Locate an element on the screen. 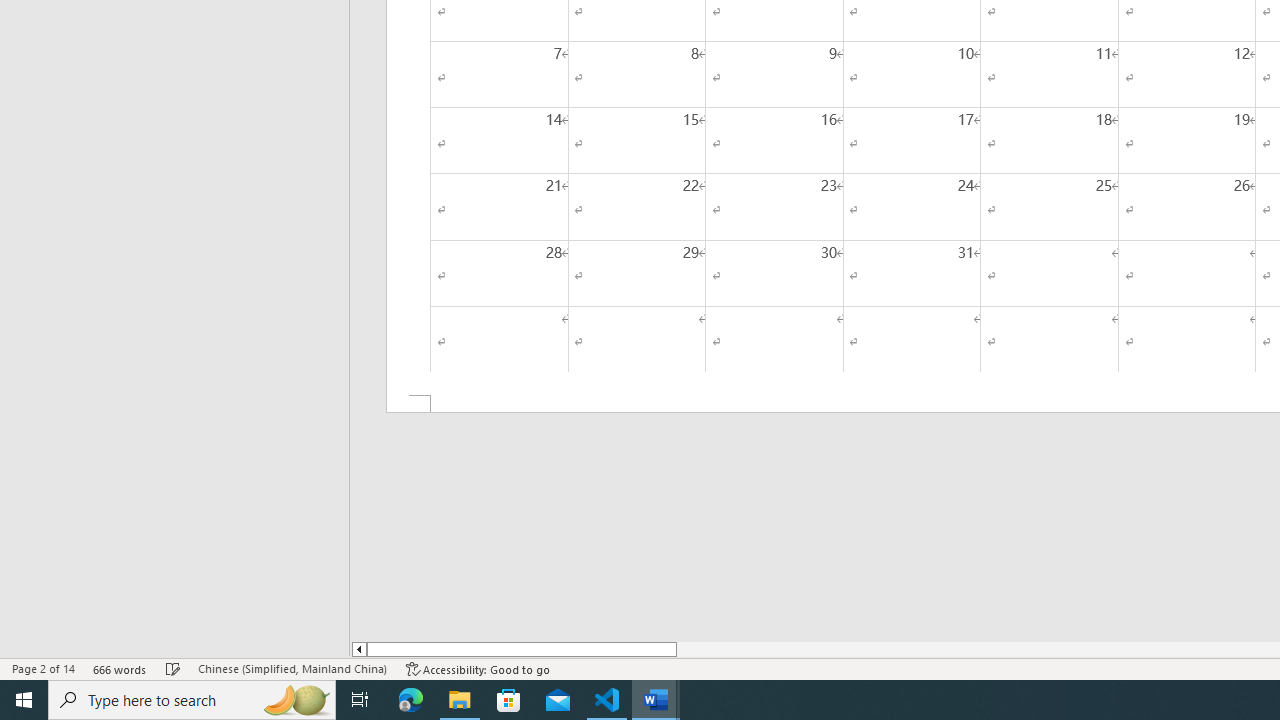 This screenshot has width=1280, height=720. 'Page Number Page 2 of 14' is located at coordinates (43, 669).